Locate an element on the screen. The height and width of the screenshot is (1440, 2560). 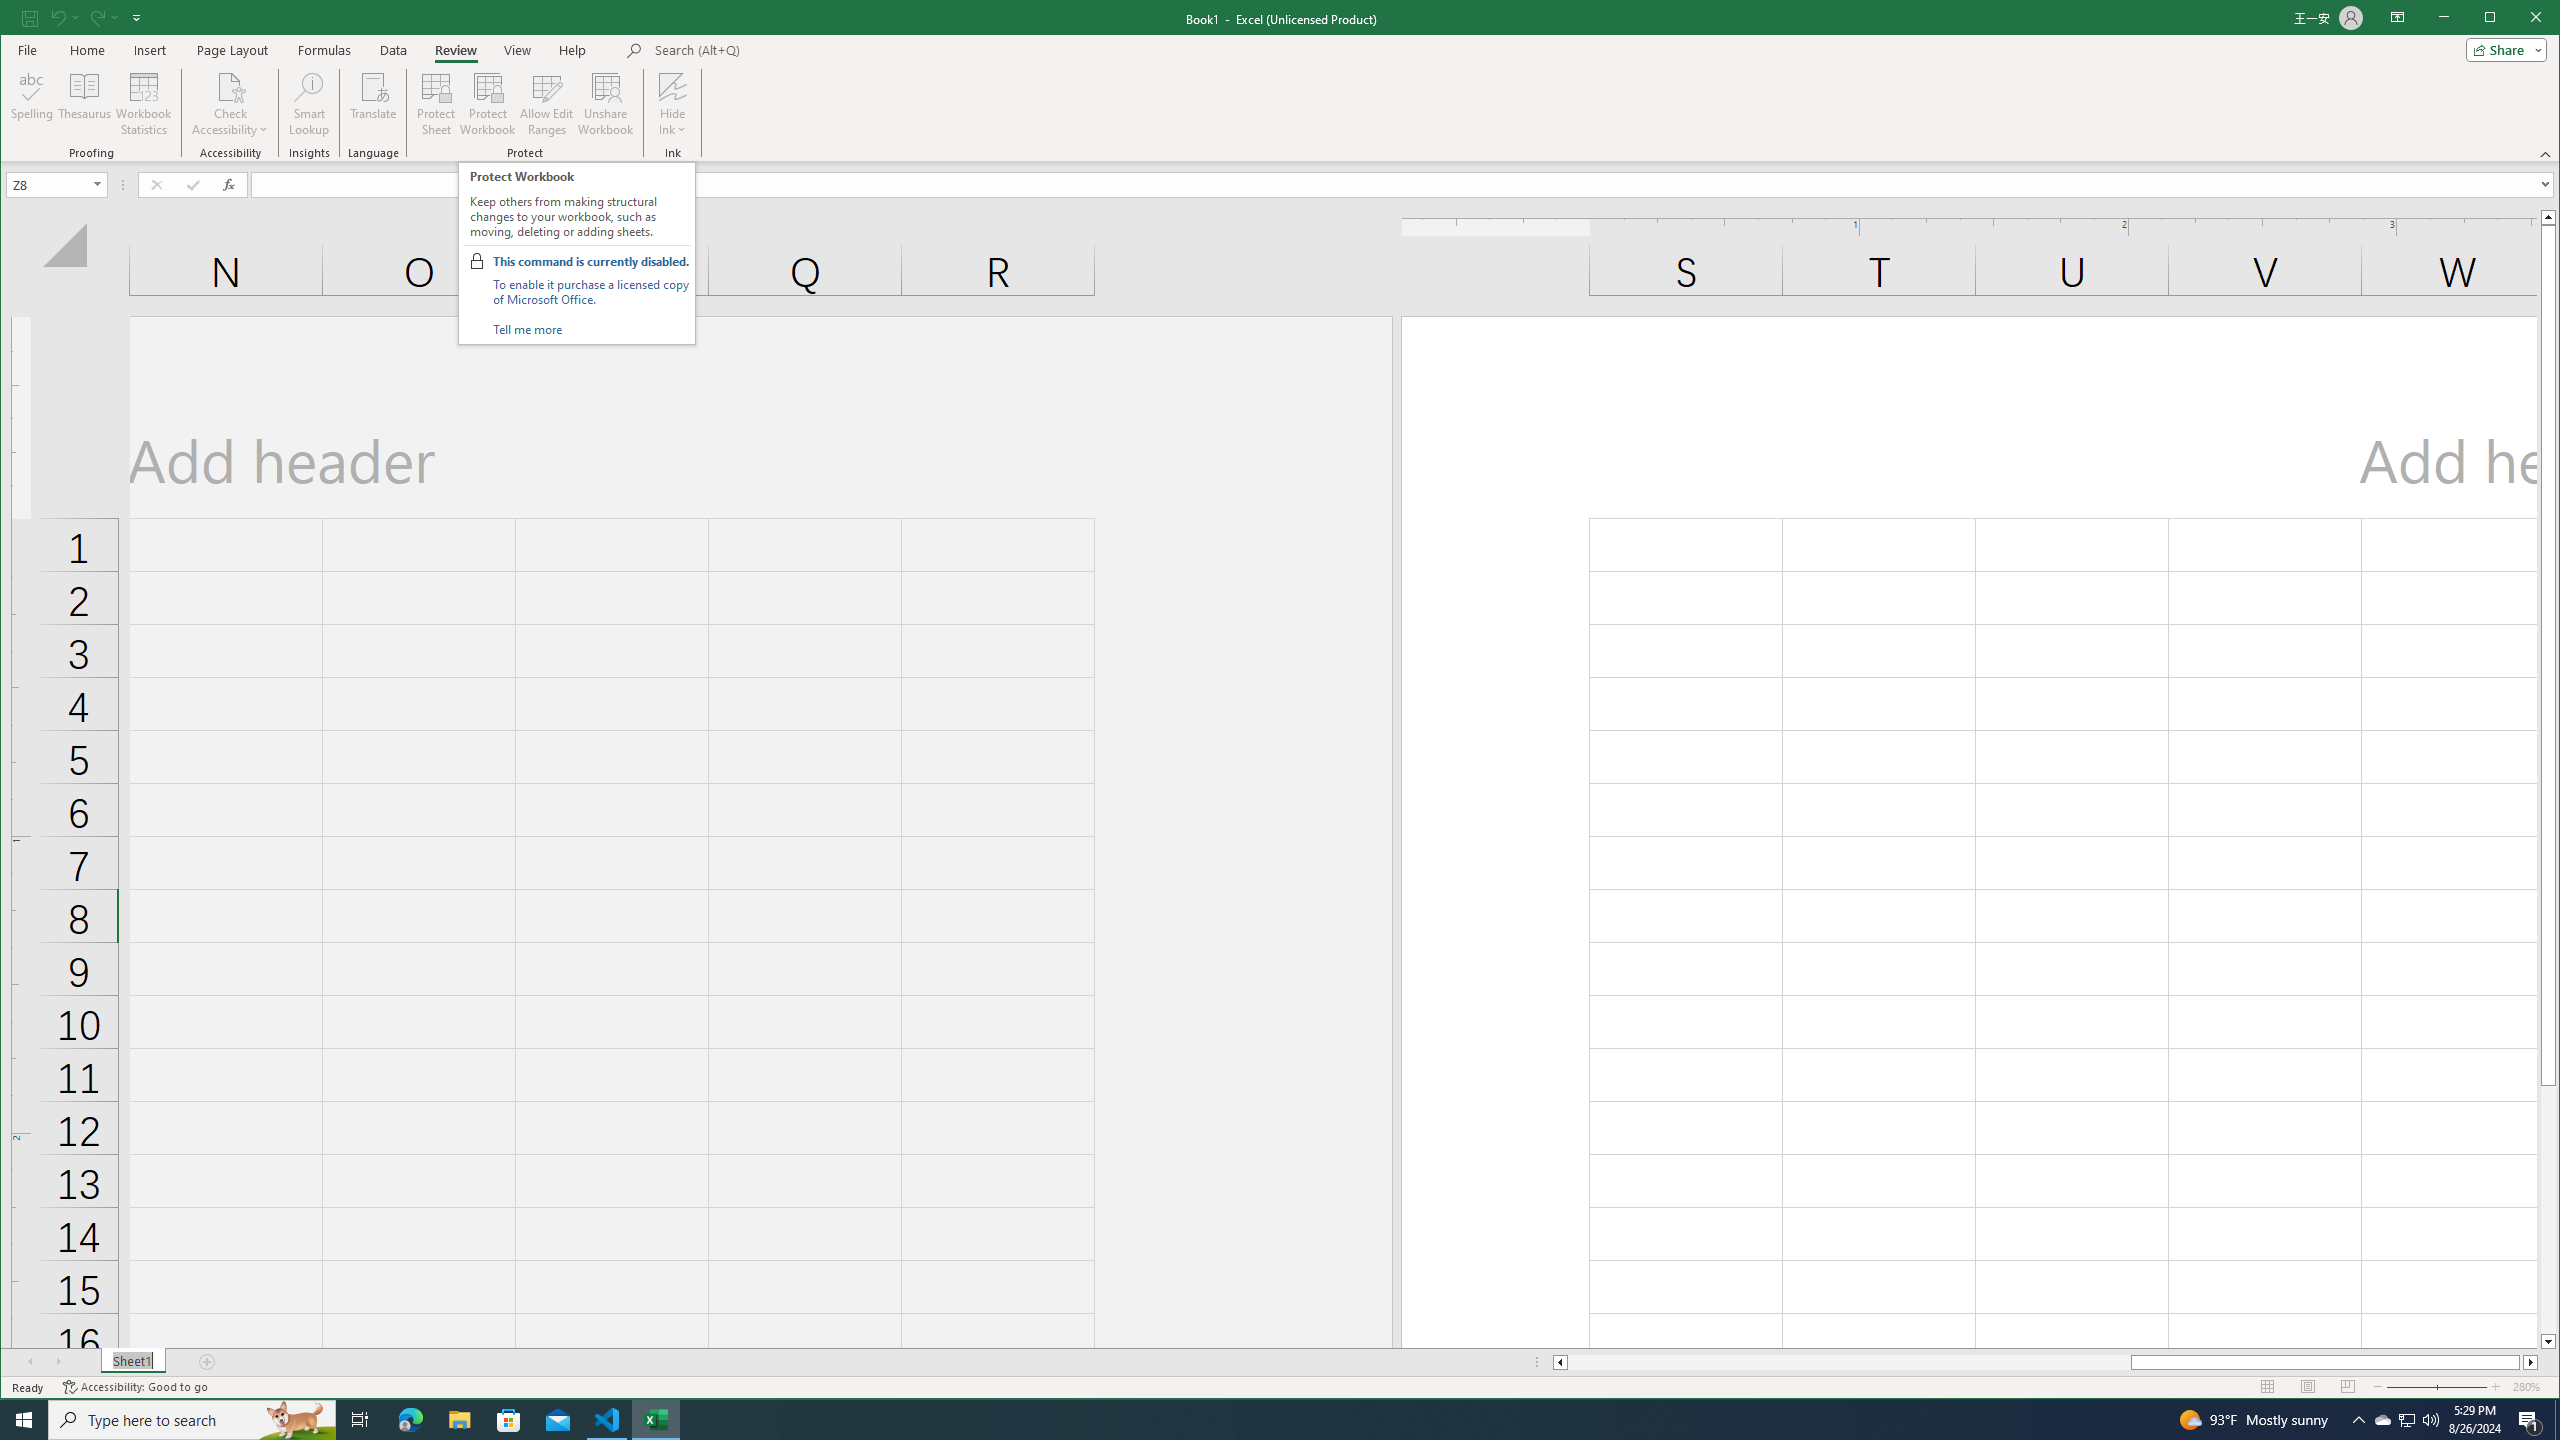
'Collapse the Ribbon' is located at coordinates (2547, 153).